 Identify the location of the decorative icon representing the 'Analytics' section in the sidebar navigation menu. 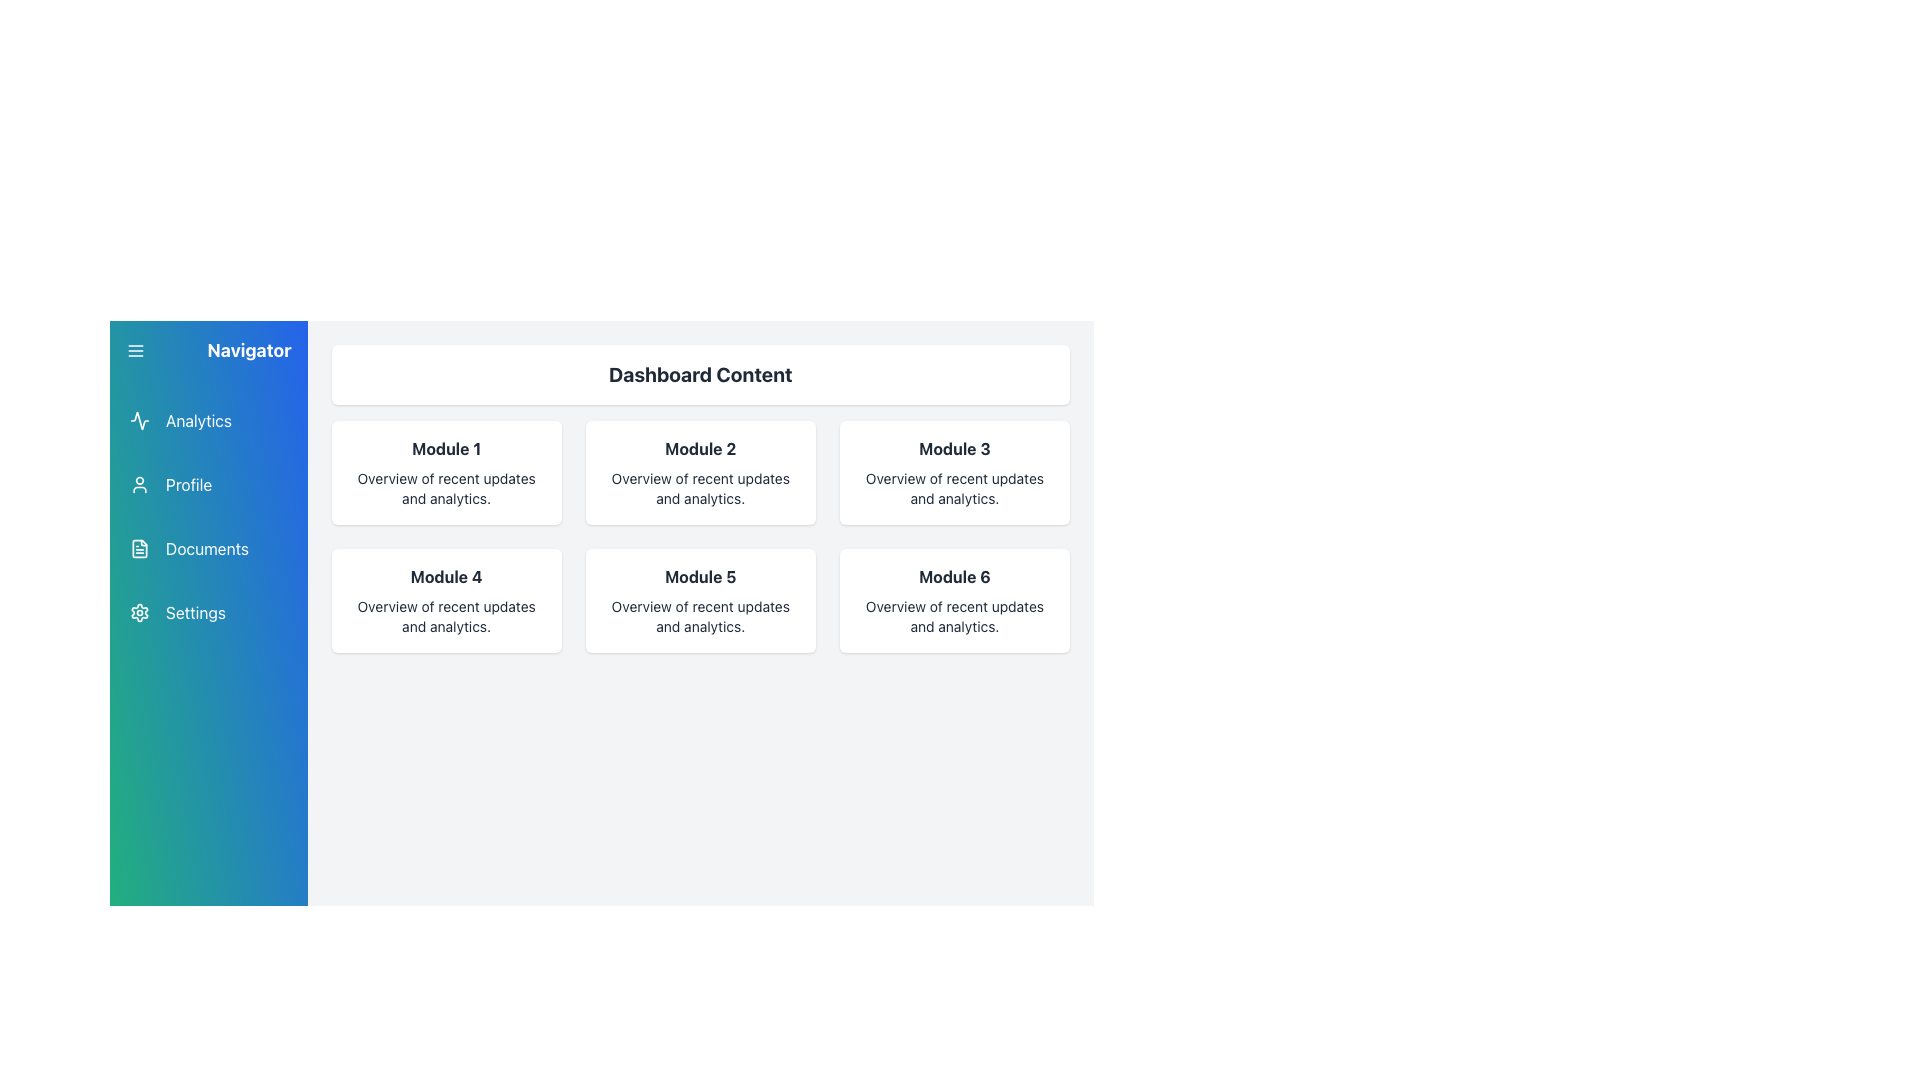
(138, 419).